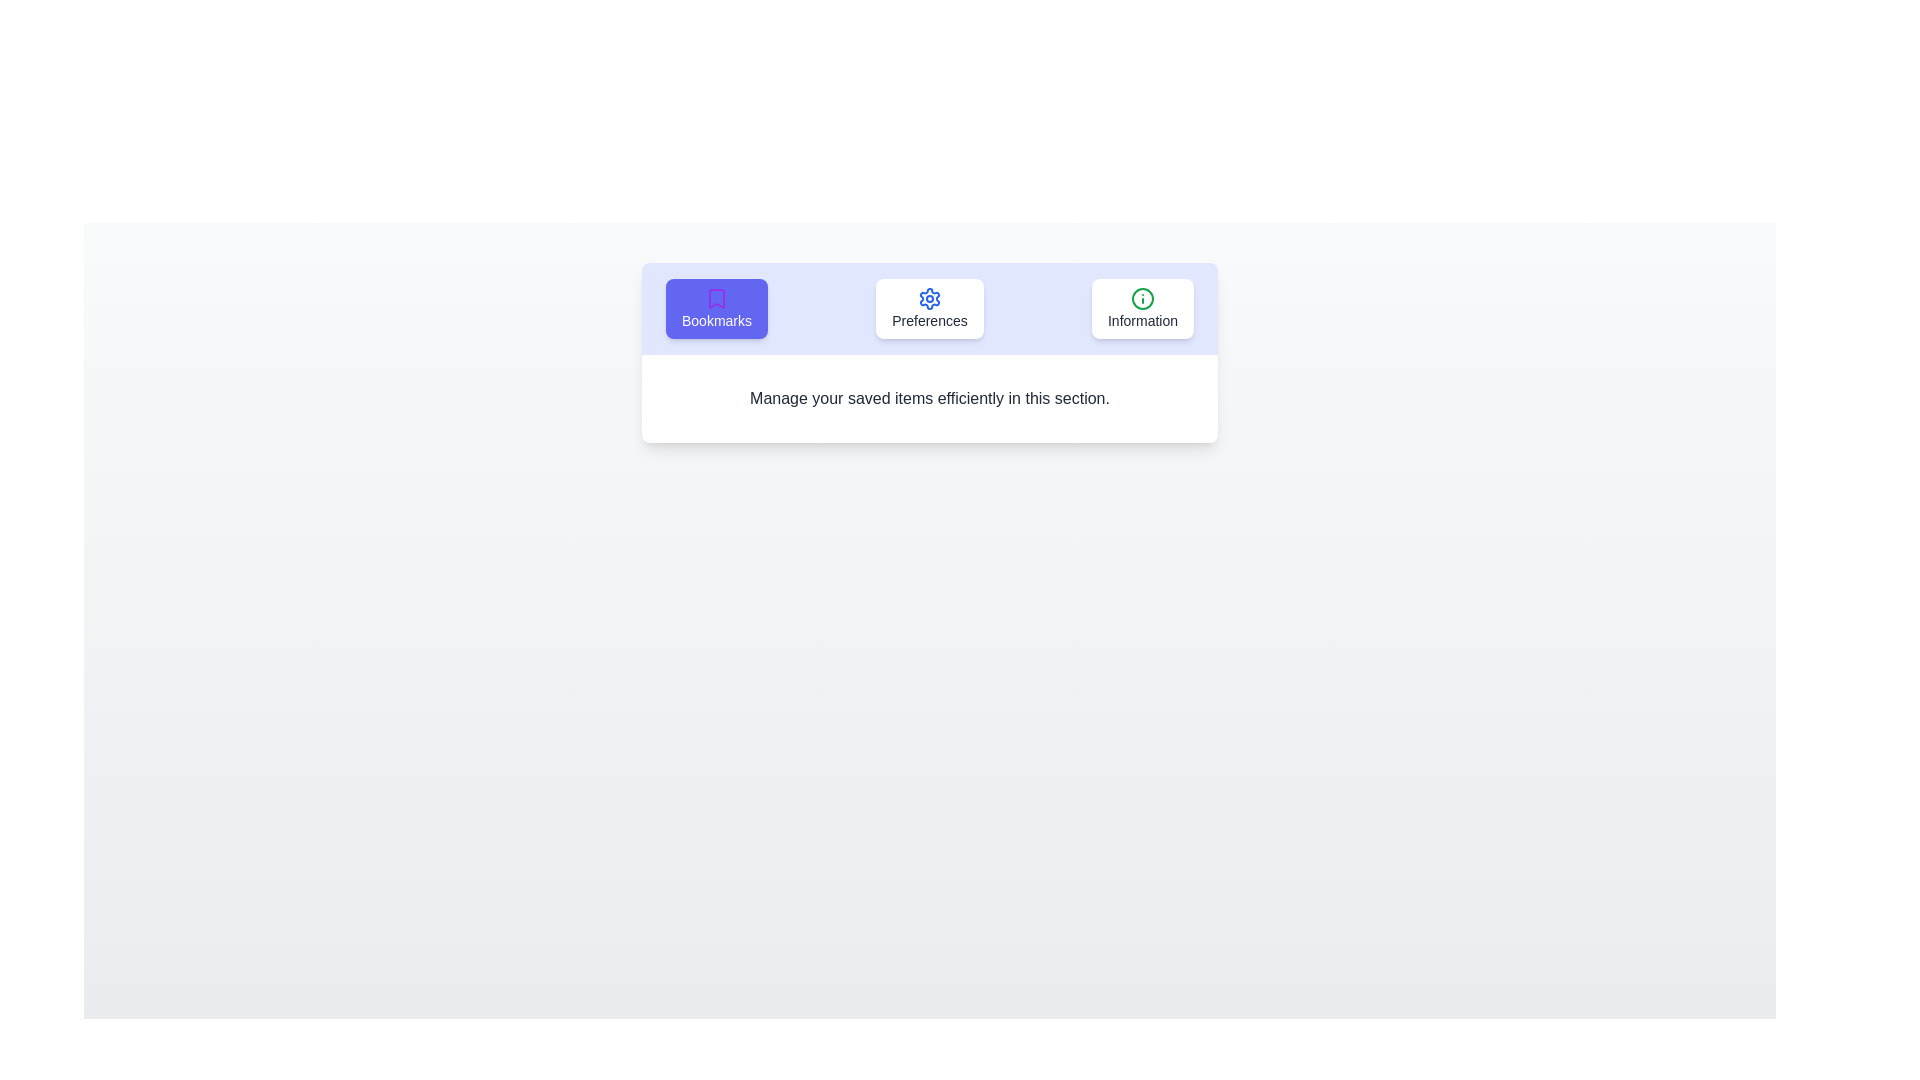 The width and height of the screenshot is (1920, 1080). Describe the element at coordinates (1142, 308) in the screenshot. I see `the tab labeled Information to observe its visual changes` at that location.